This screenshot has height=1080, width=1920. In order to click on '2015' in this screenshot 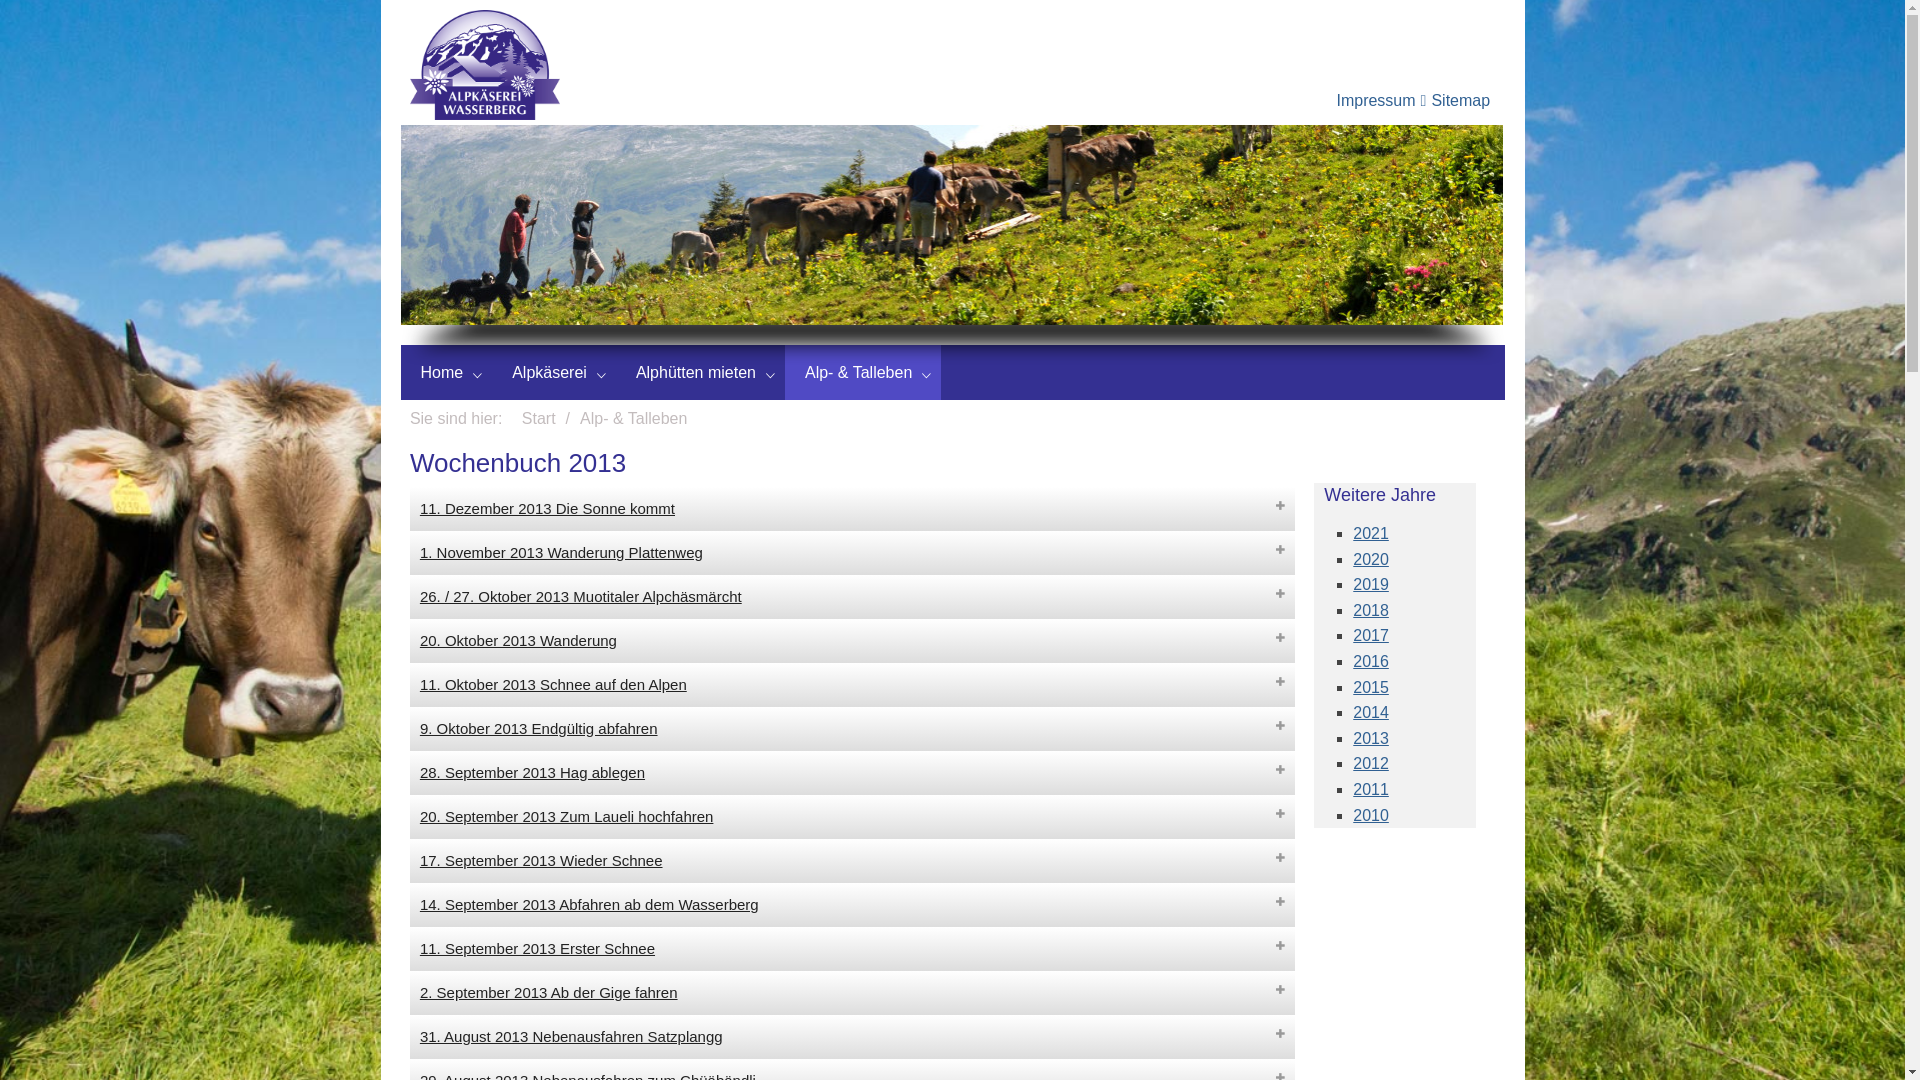, I will do `click(1353, 686)`.